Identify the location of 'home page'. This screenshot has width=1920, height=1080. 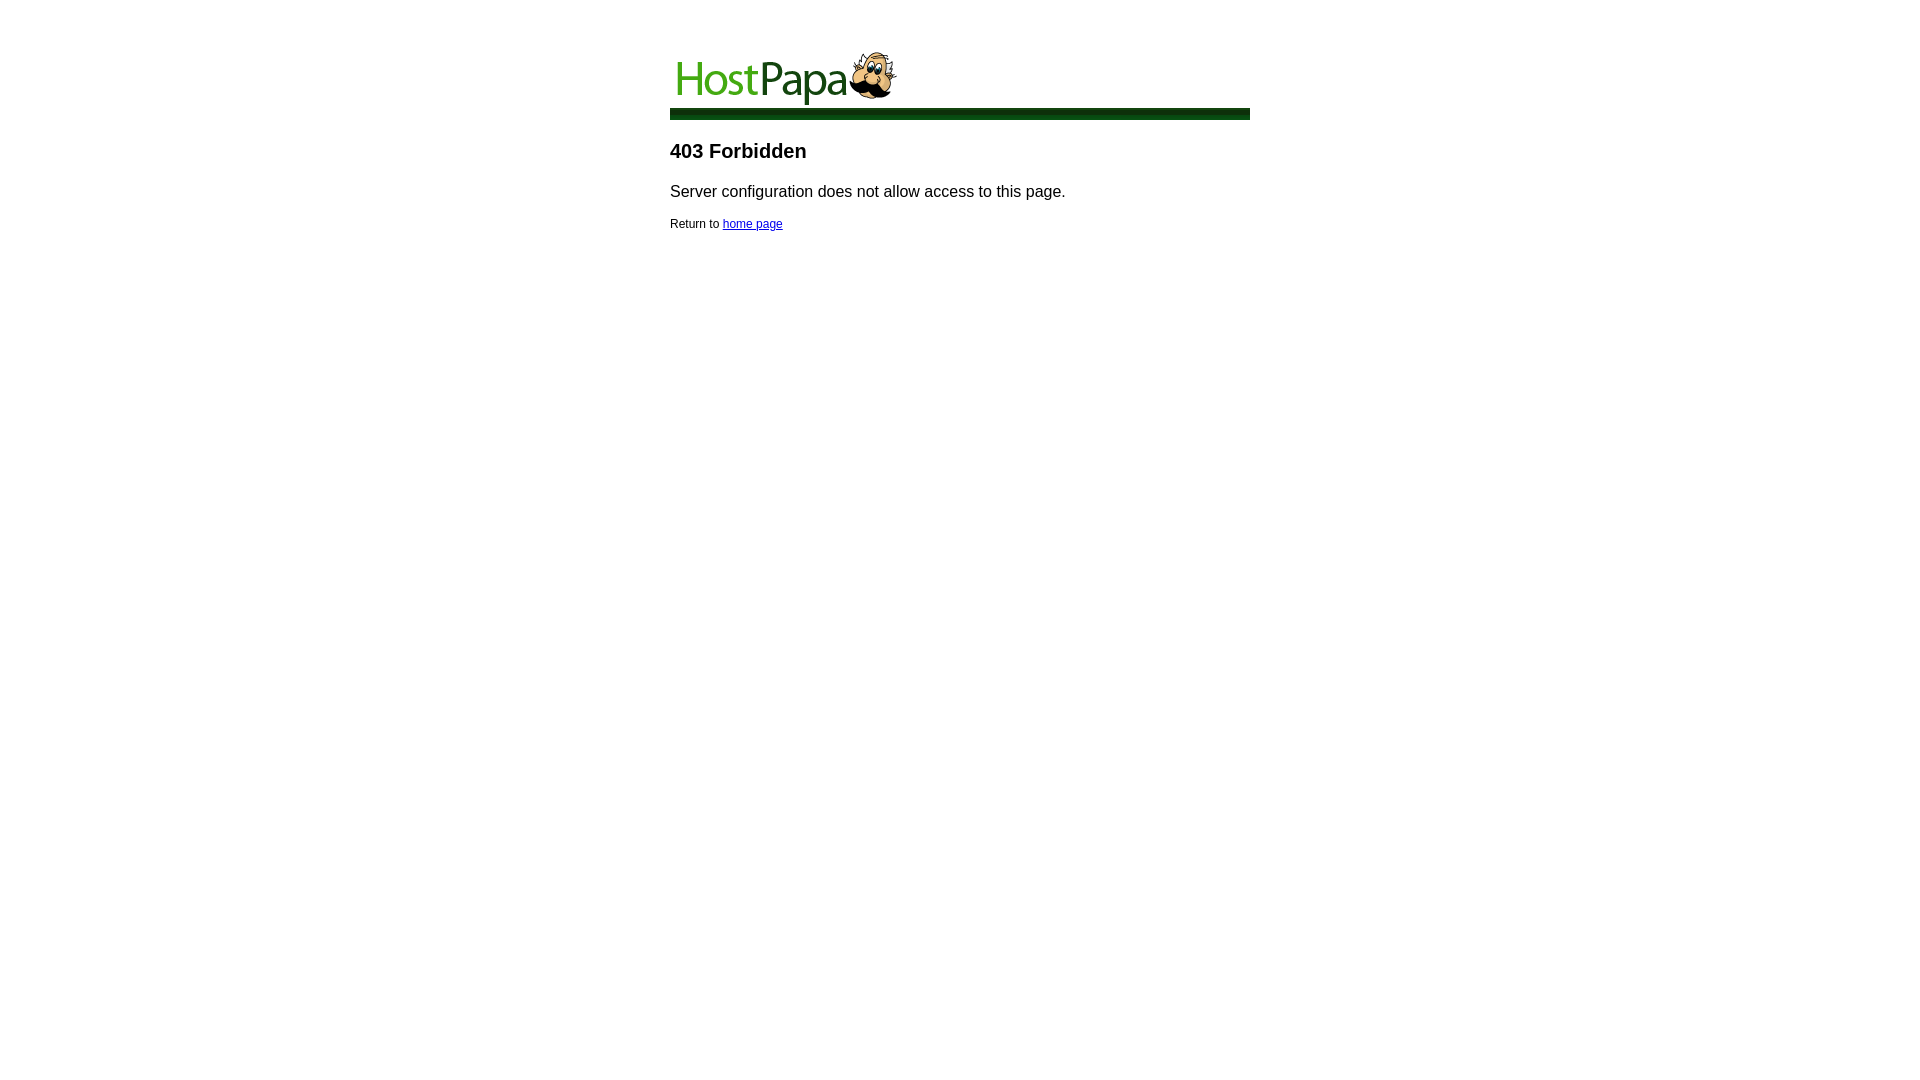
(722, 223).